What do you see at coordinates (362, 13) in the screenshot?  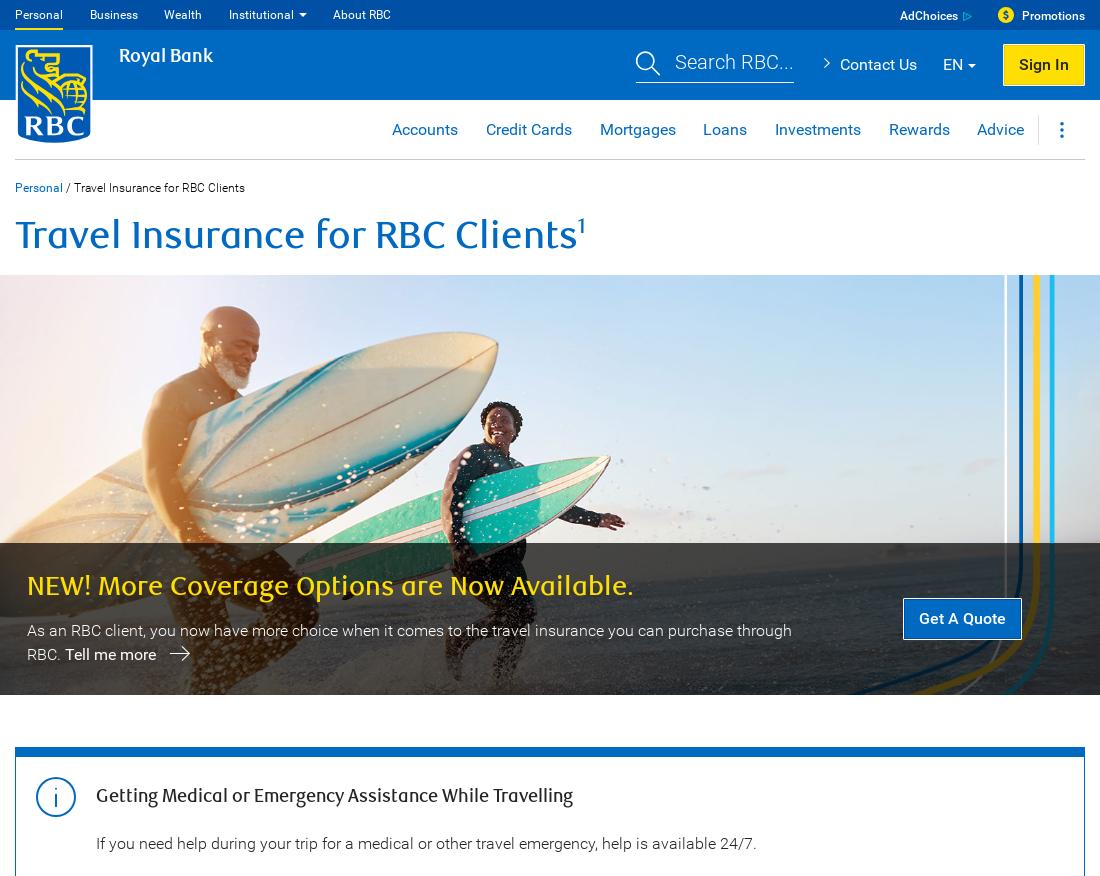 I see `'About RBC'` at bounding box center [362, 13].